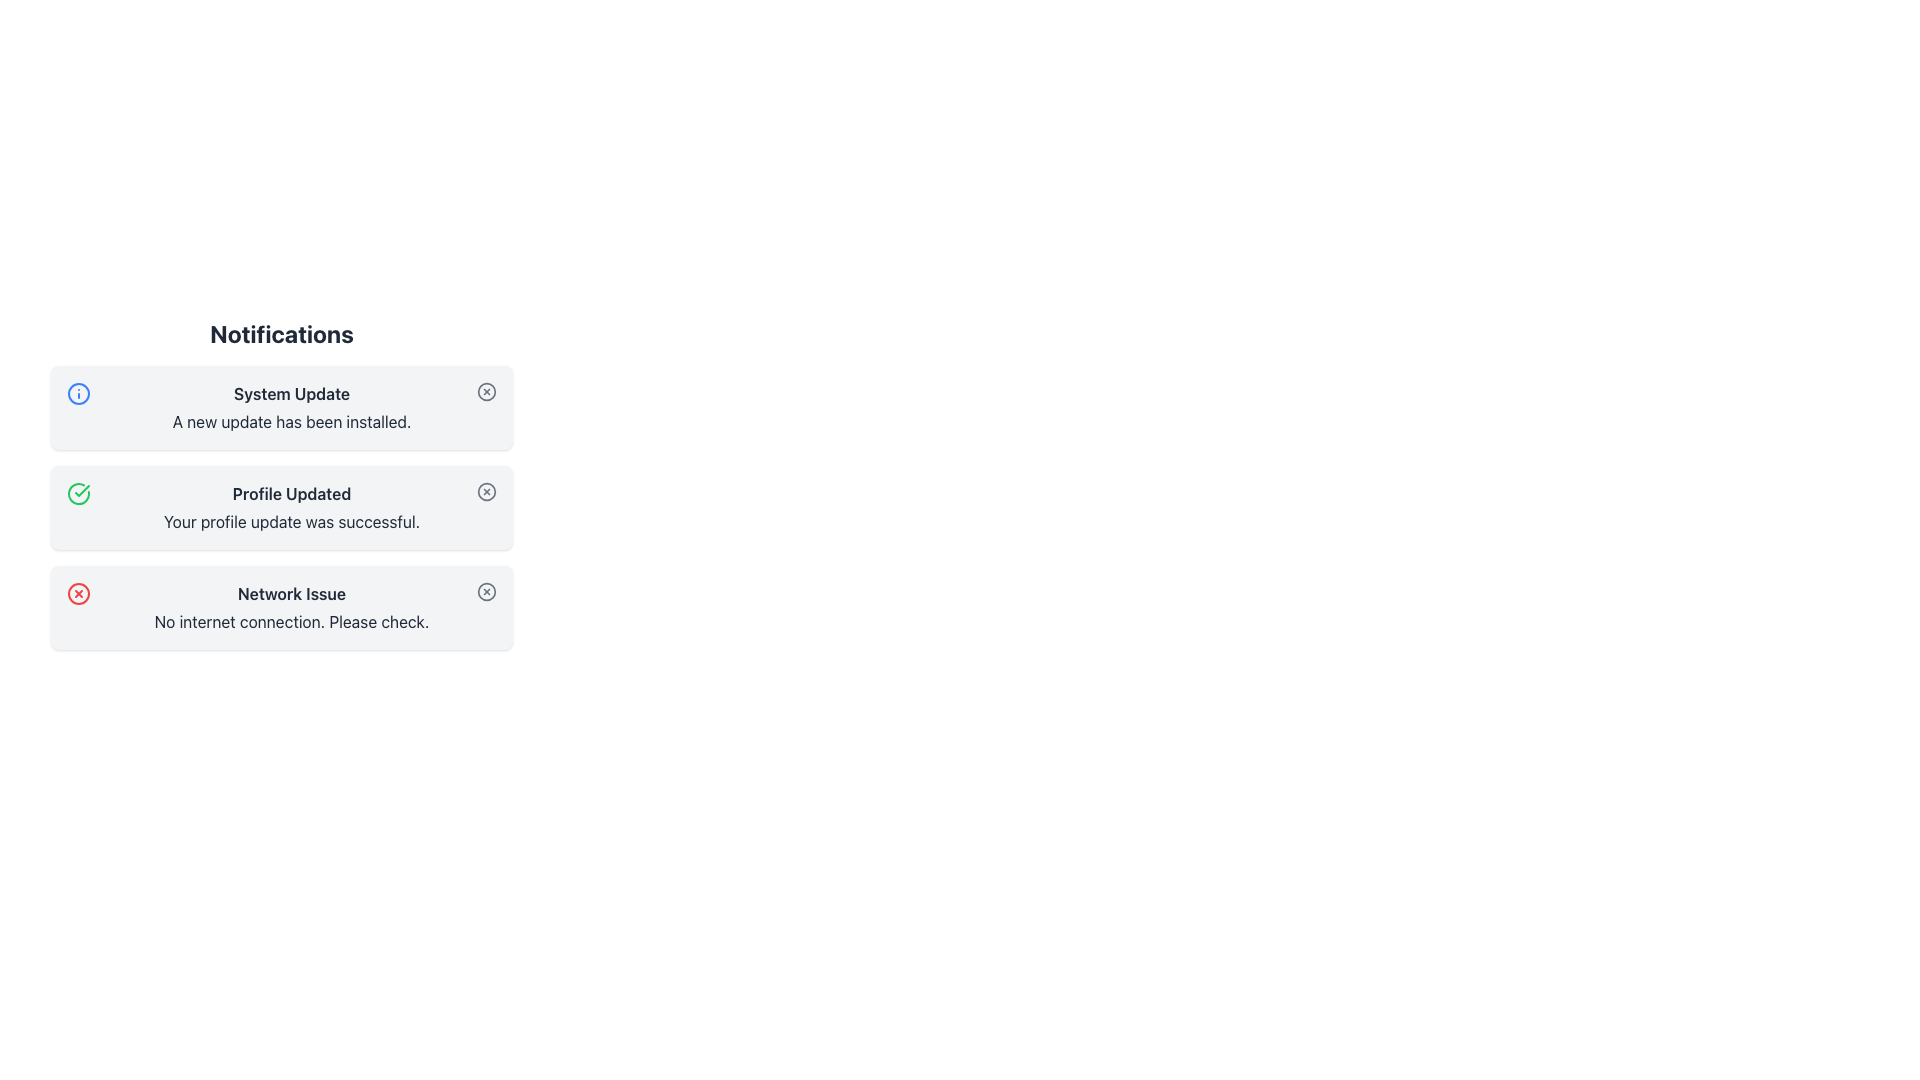 The width and height of the screenshot is (1920, 1080). I want to click on static text message that displays 'A new update has been installed.' located beneath the heading 'System Update' in the first notification card, so click(291, 420).